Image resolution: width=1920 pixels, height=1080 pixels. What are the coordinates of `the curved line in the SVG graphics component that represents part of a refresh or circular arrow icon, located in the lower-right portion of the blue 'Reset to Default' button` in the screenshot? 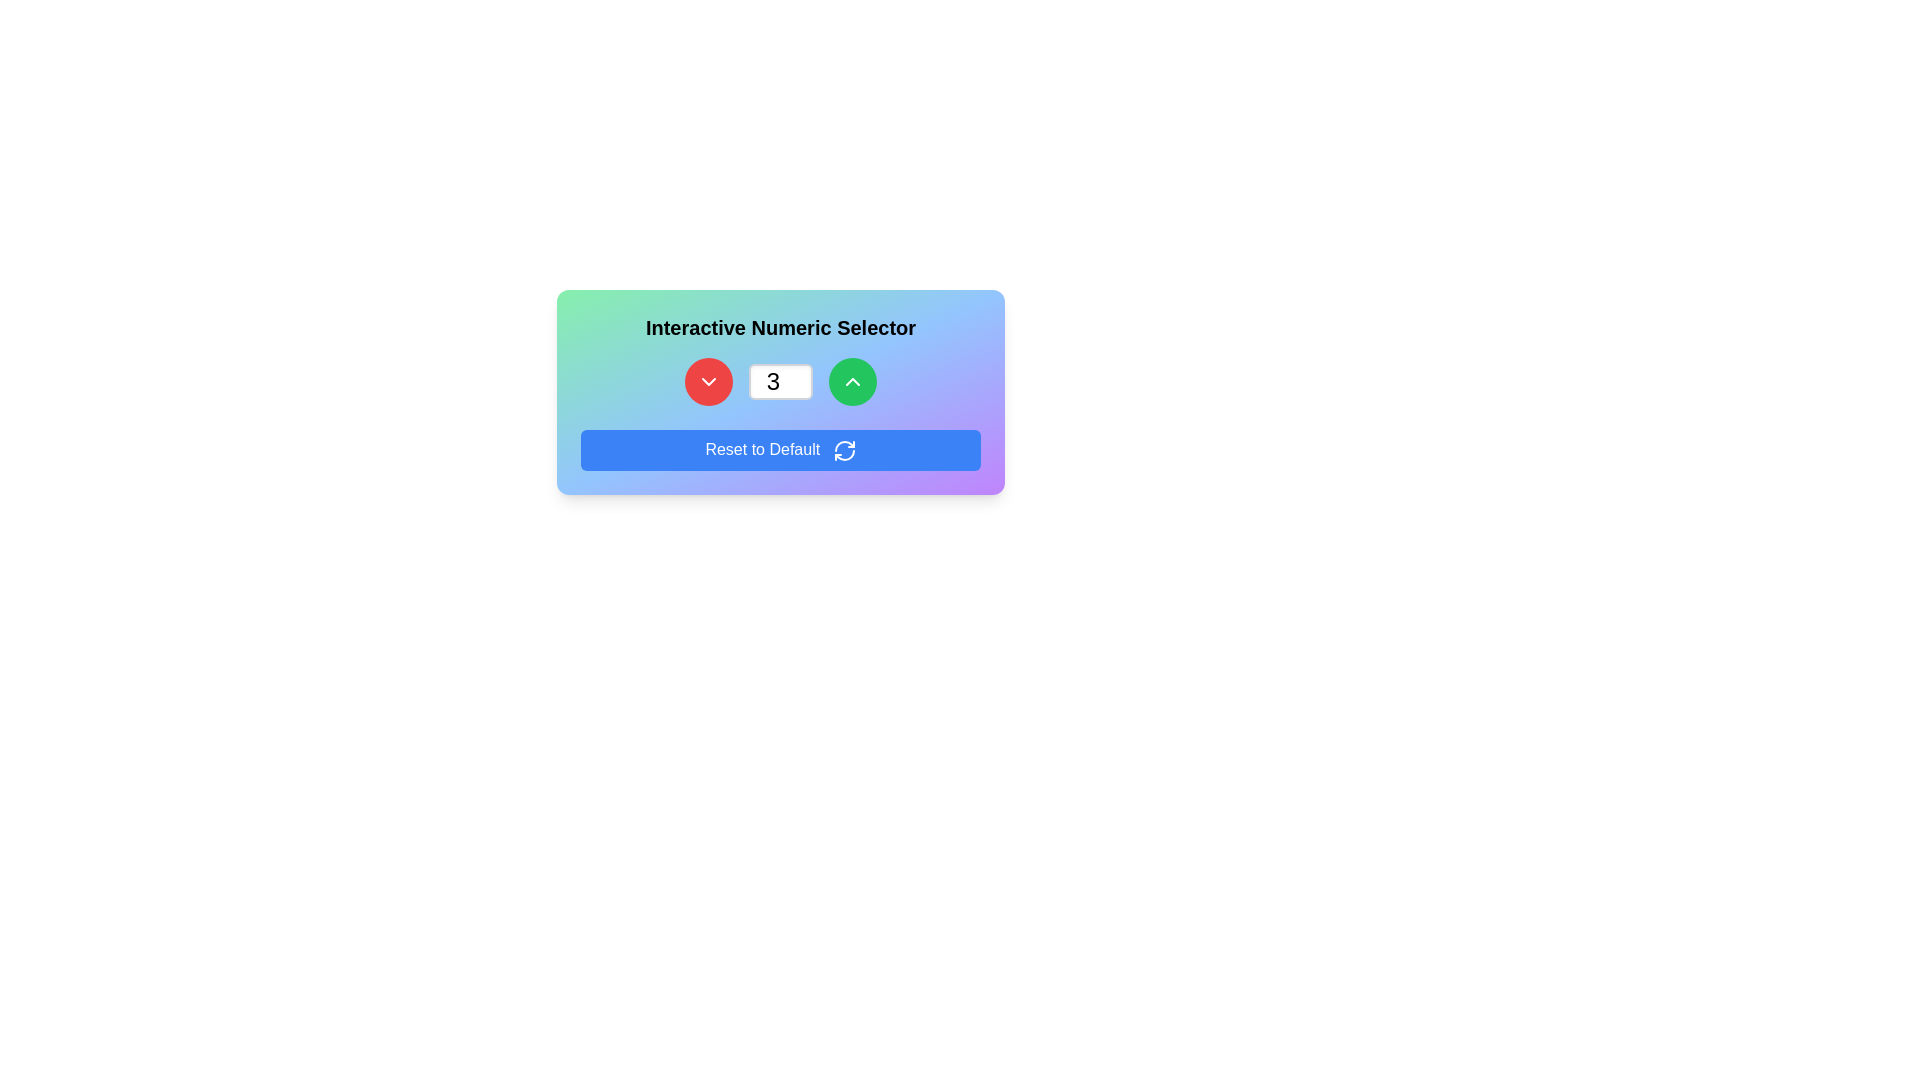 It's located at (844, 445).